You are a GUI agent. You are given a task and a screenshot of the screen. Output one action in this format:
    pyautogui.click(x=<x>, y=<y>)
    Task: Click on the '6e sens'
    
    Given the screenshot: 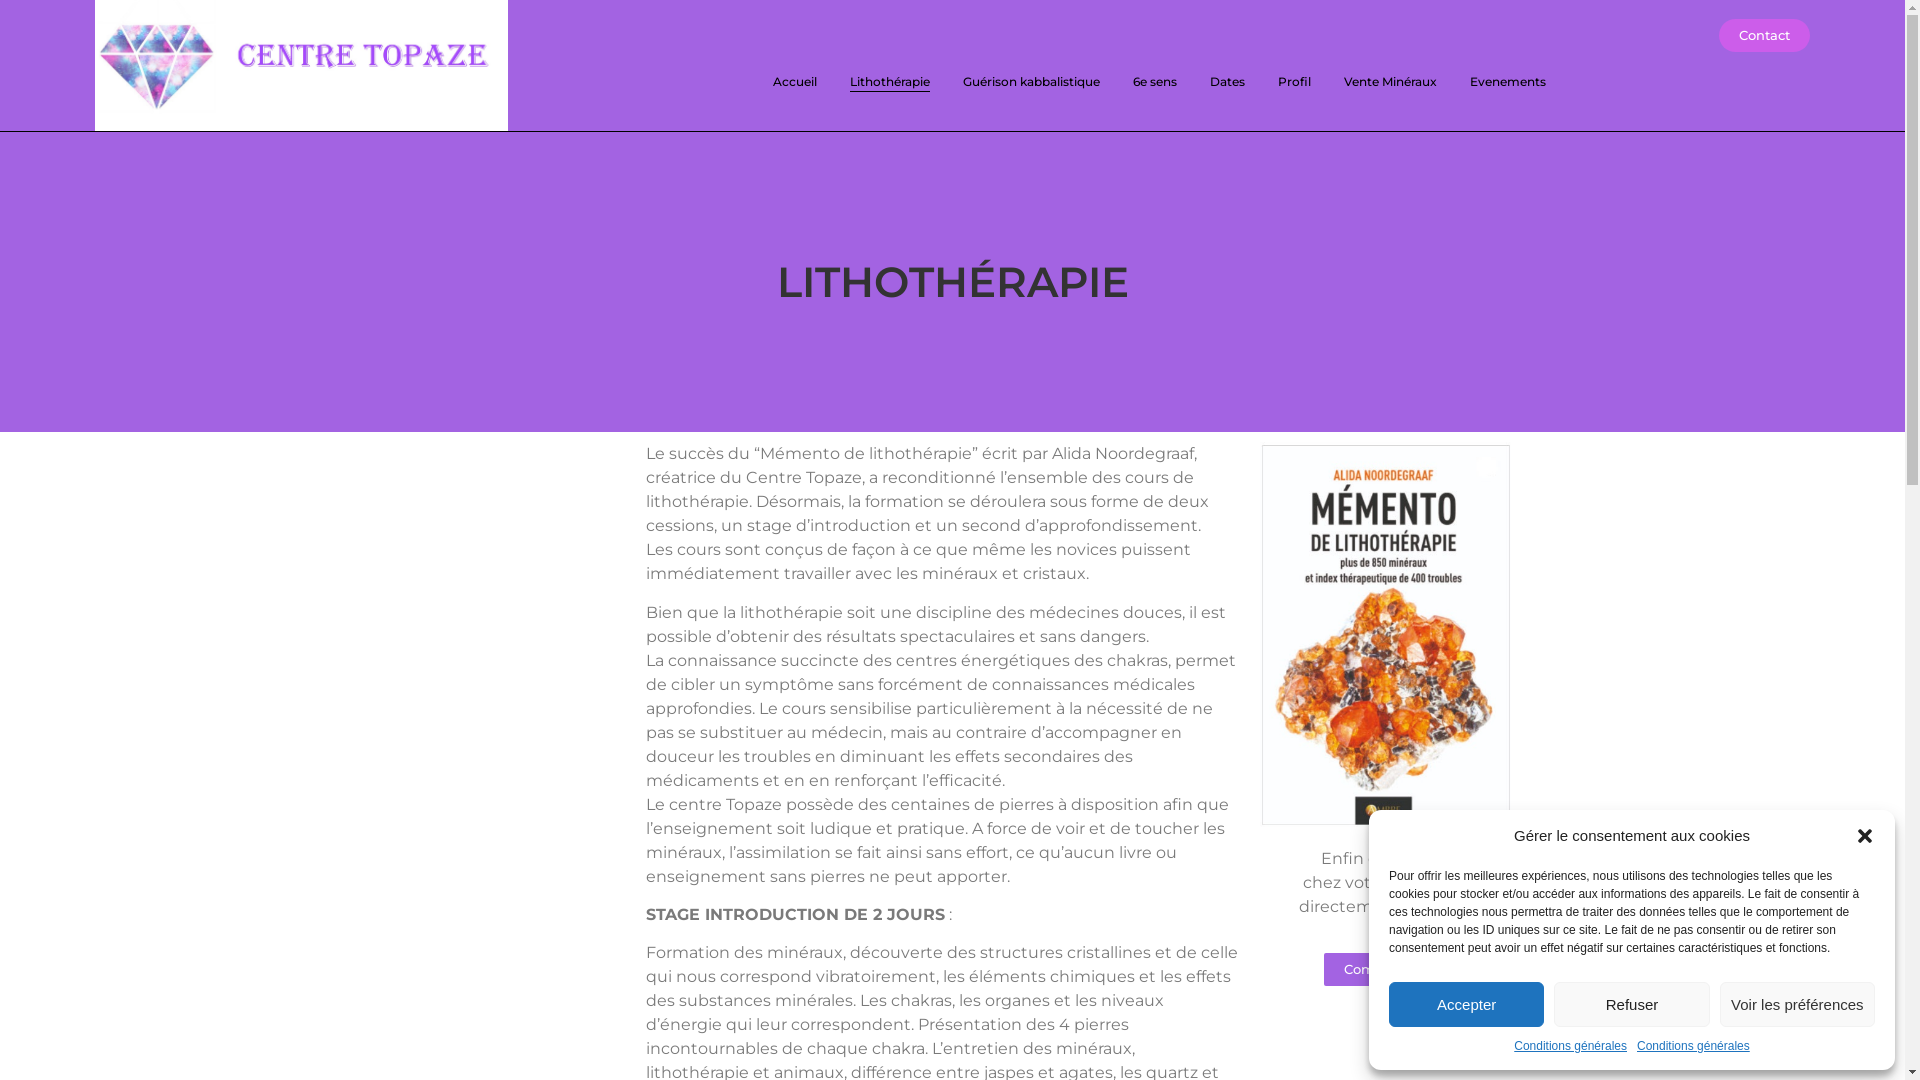 What is the action you would take?
    pyautogui.click(x=1153, y=80)
    